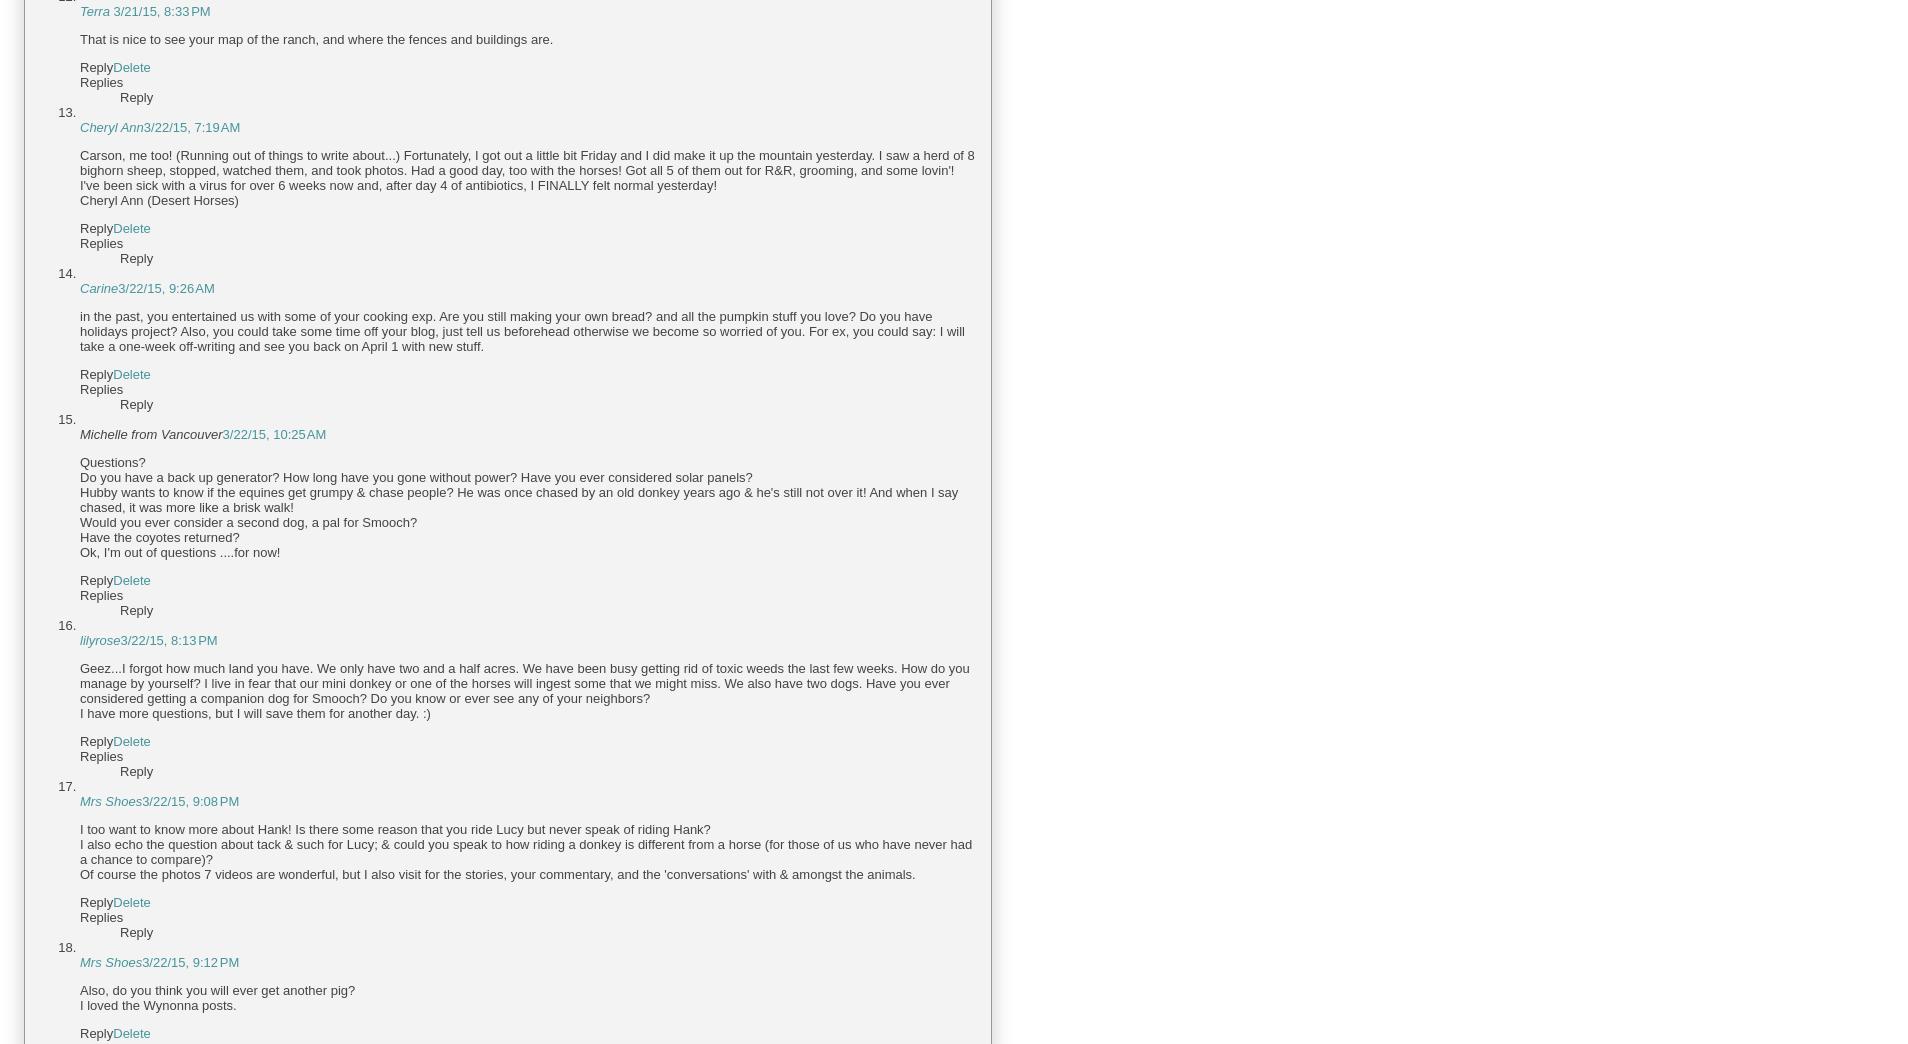 This screenshot has width=1908, height=1044. Describe the element at coordinates (254, 712) in the screenshot. I see `'I have more questions, but I will save them for another day.  :)'` at that location.